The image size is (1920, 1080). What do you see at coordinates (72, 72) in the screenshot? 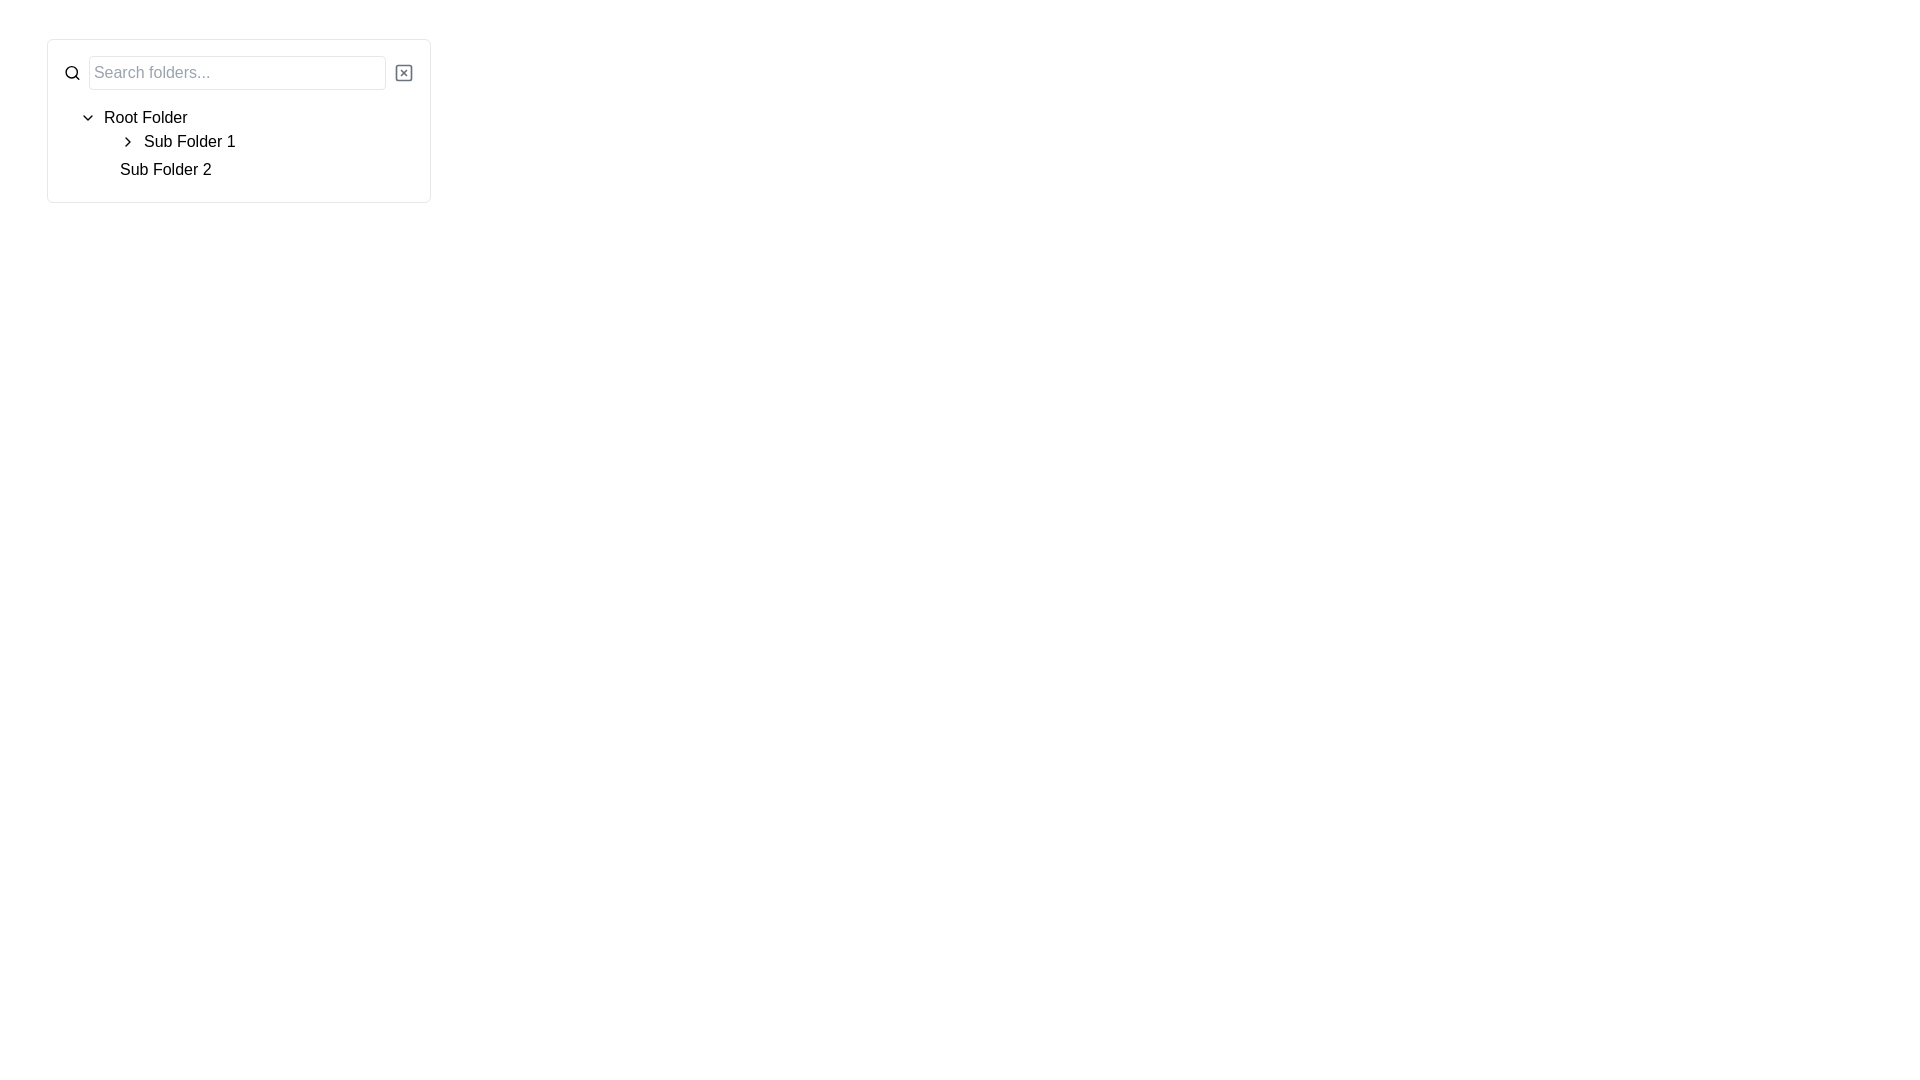
I see `the search icon (magnifying glass) located at the top-left corner of the search input area, which is positioned to the left of the text input box with the placeholder 'Search folders...'` at bounding box center [72, 72].